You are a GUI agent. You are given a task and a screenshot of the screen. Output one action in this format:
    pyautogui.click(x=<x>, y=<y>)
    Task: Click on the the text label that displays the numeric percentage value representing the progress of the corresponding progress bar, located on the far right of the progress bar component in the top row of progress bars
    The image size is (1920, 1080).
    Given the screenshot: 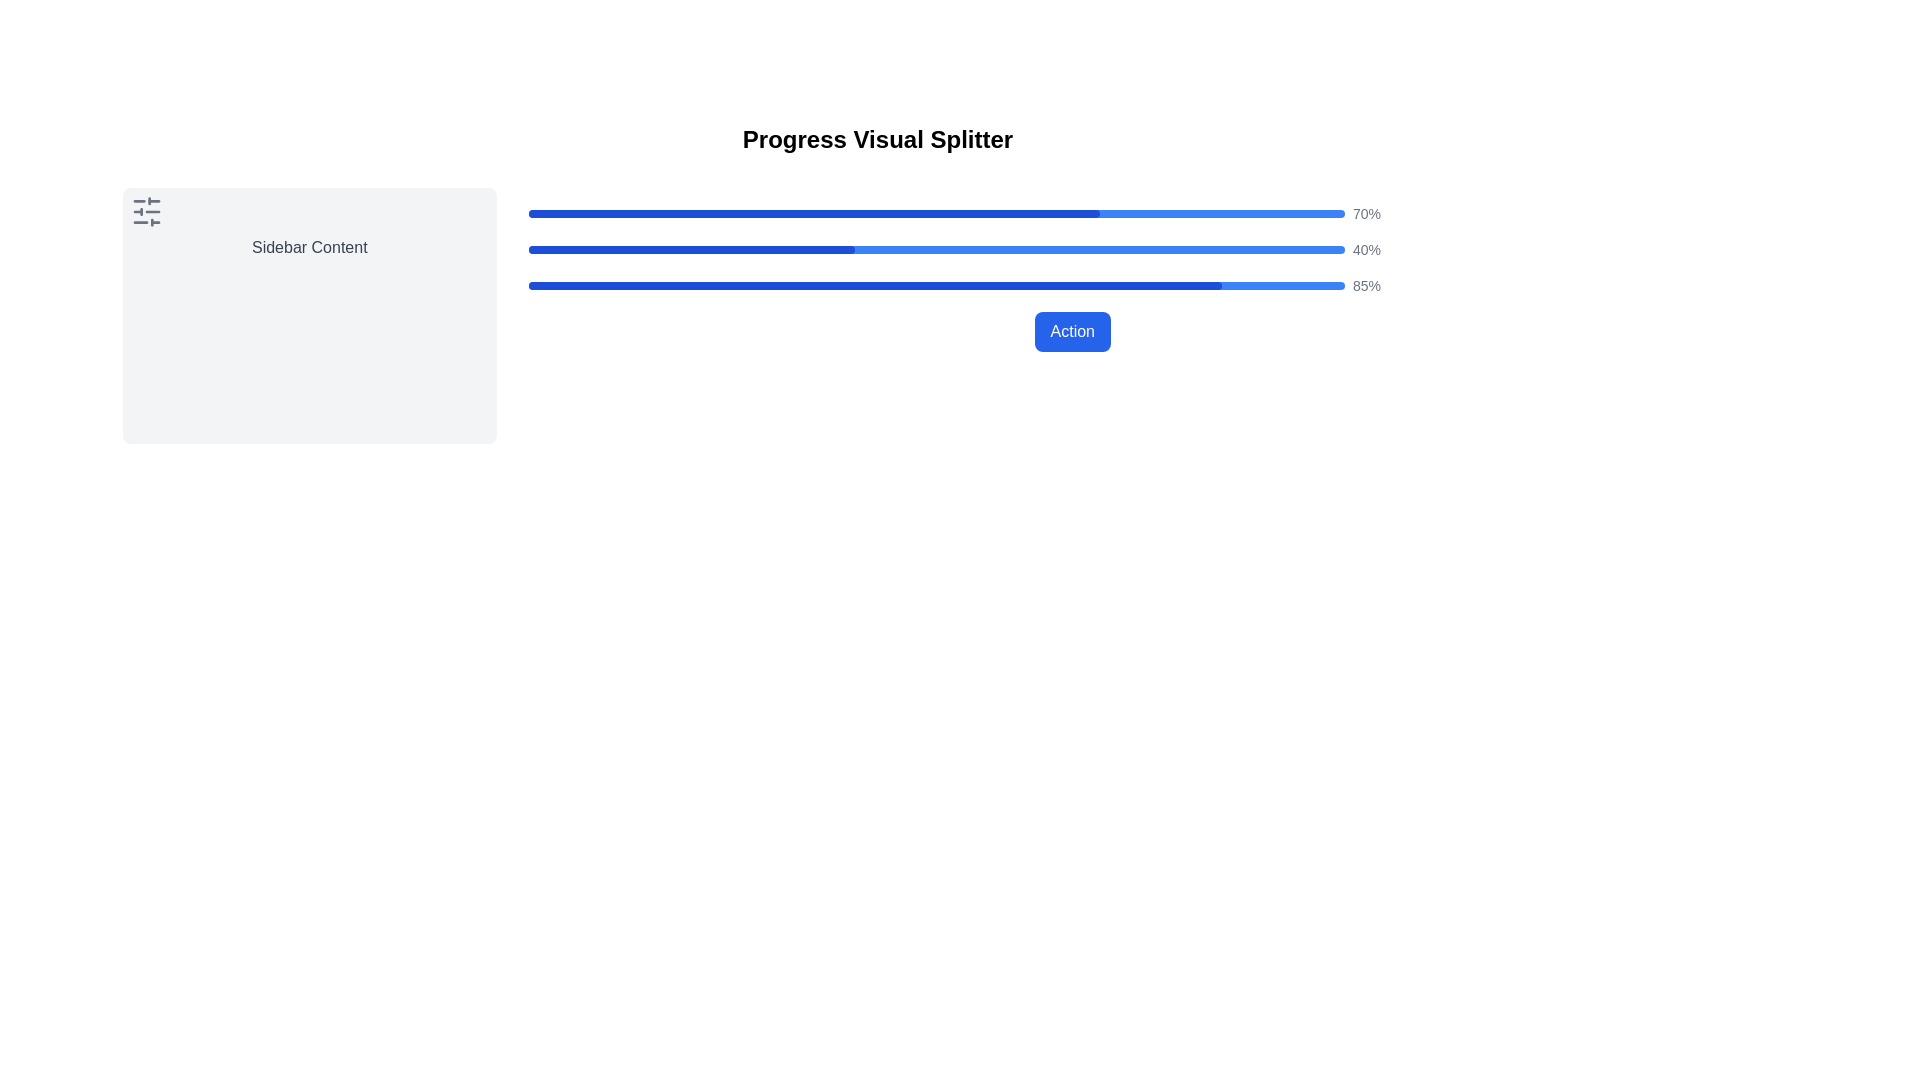 What is the action you would take?
    pyautogui.click(x=1365, y=213)
    